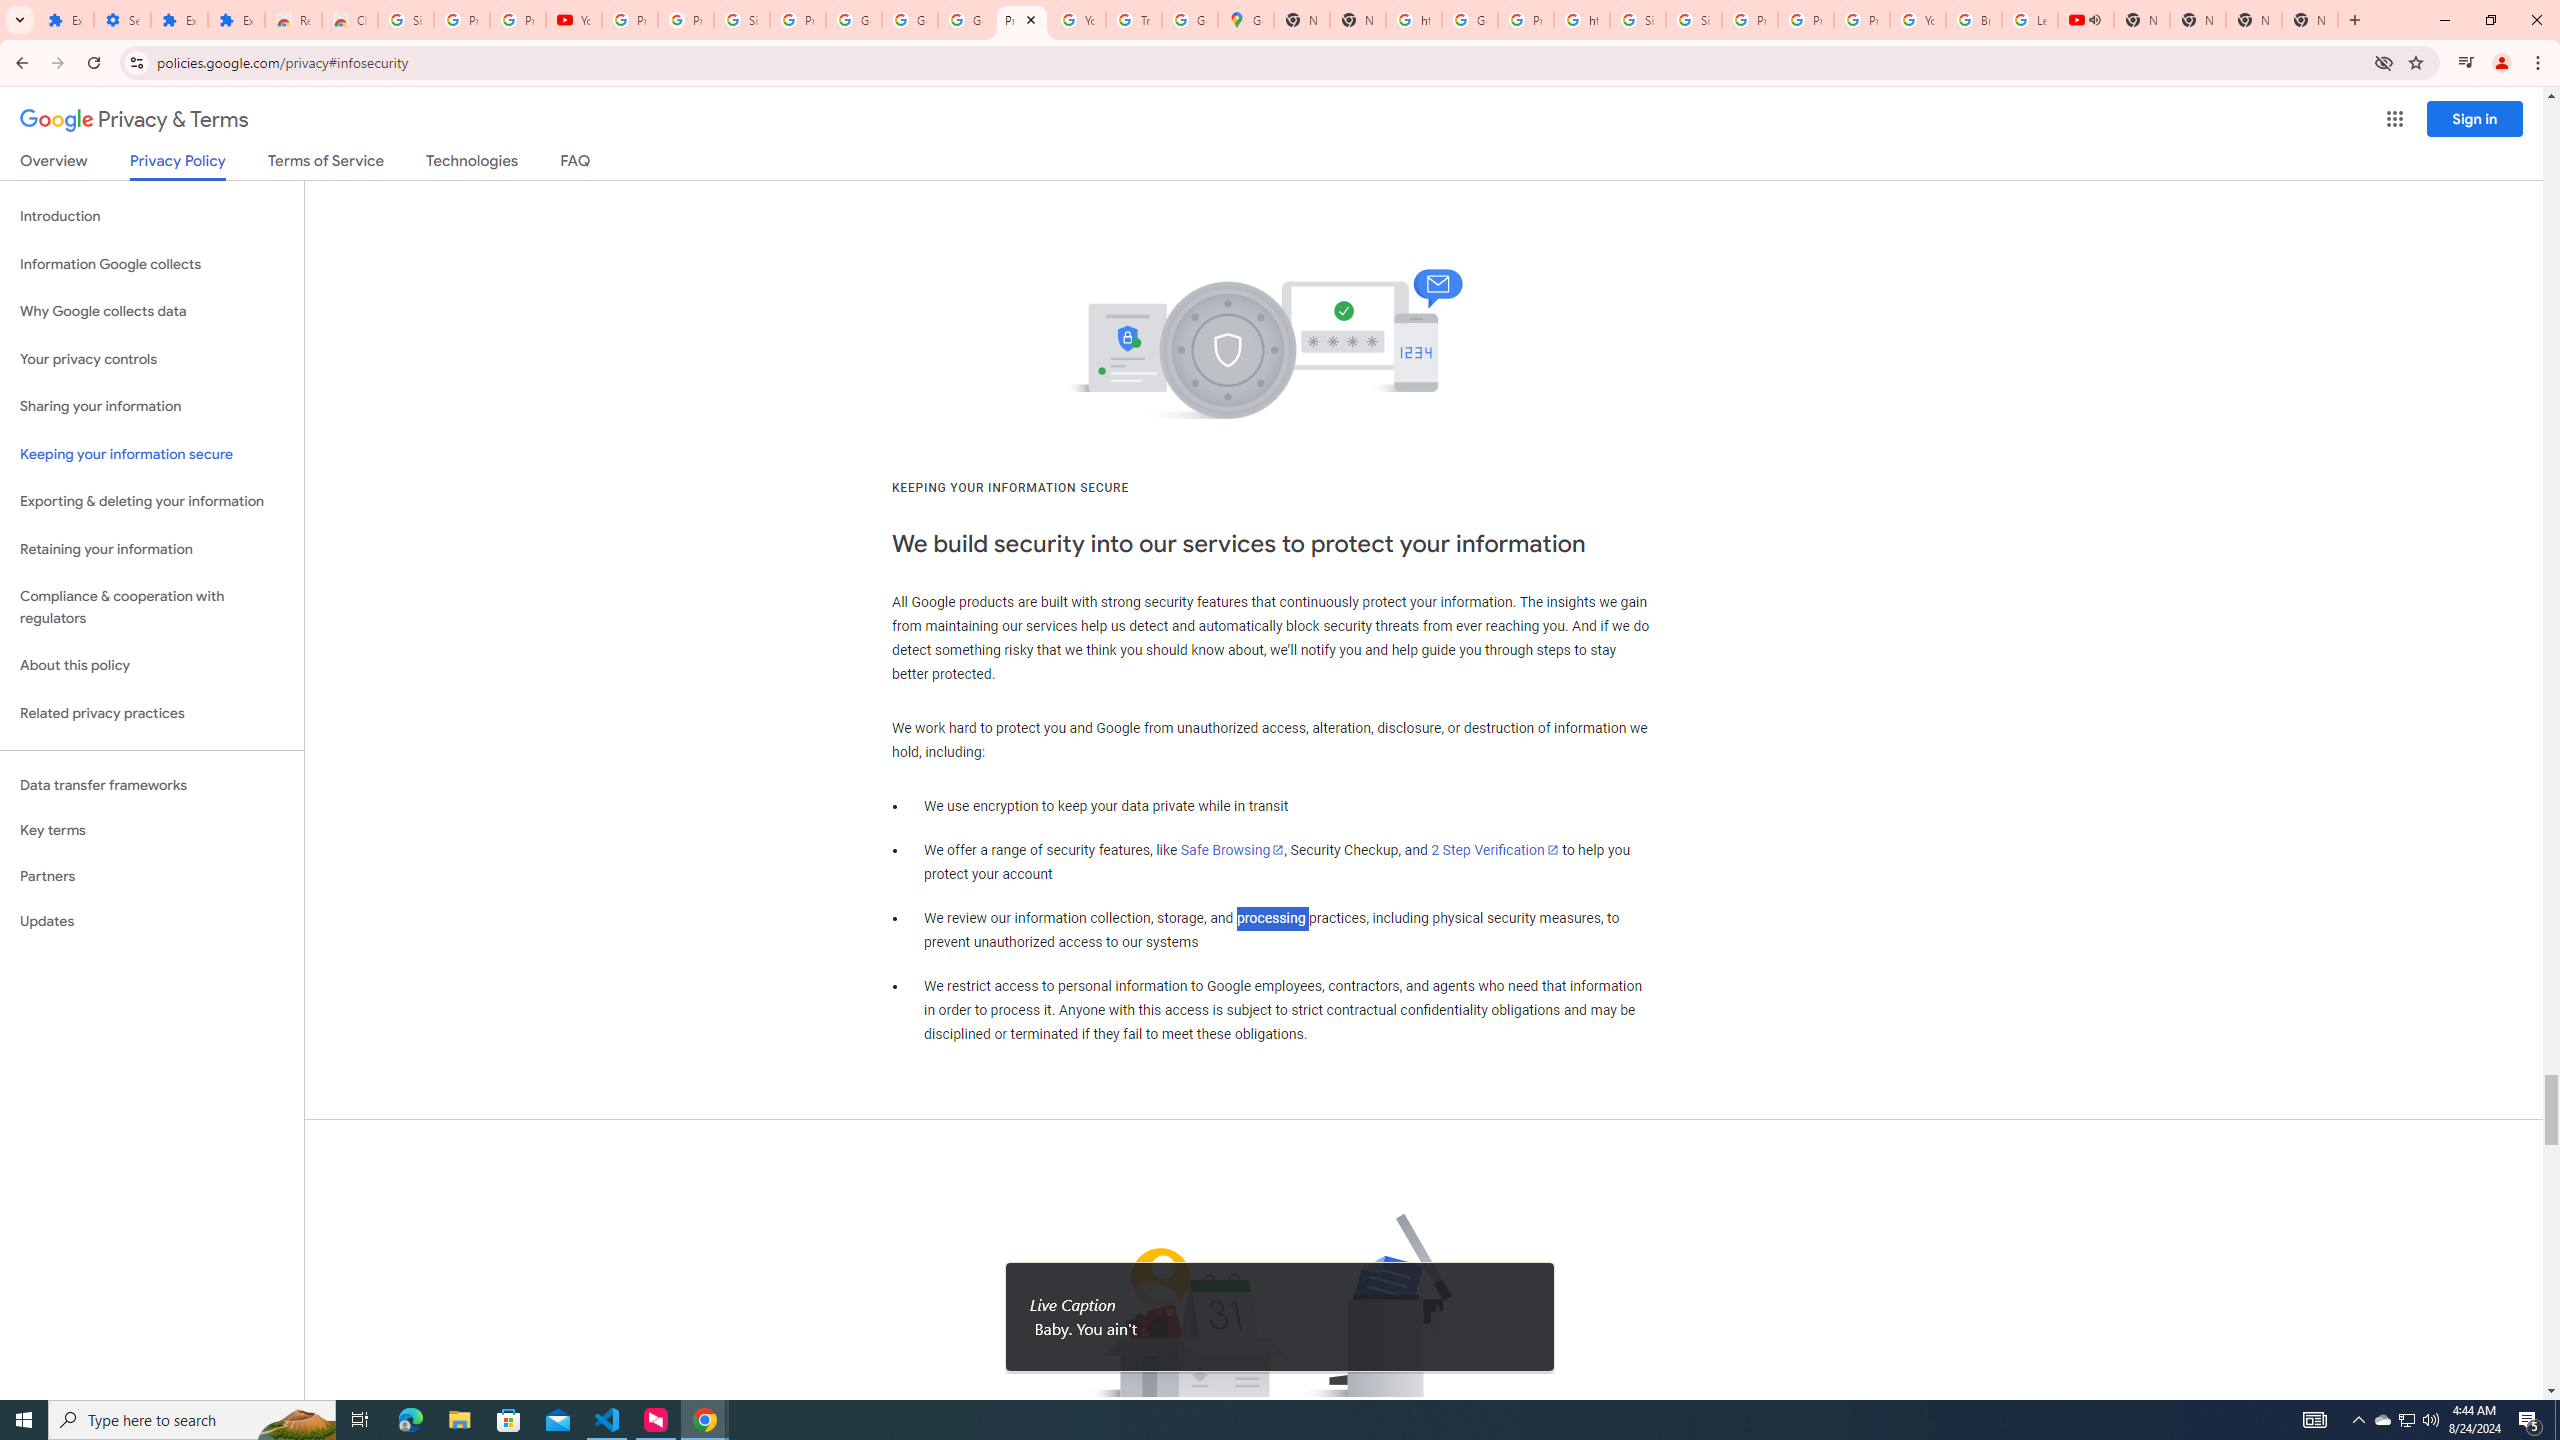  What do you see at coordinates (2393, 118) in the screenshot?
I see `'Google apps'` at bounding box center [2393, 118].